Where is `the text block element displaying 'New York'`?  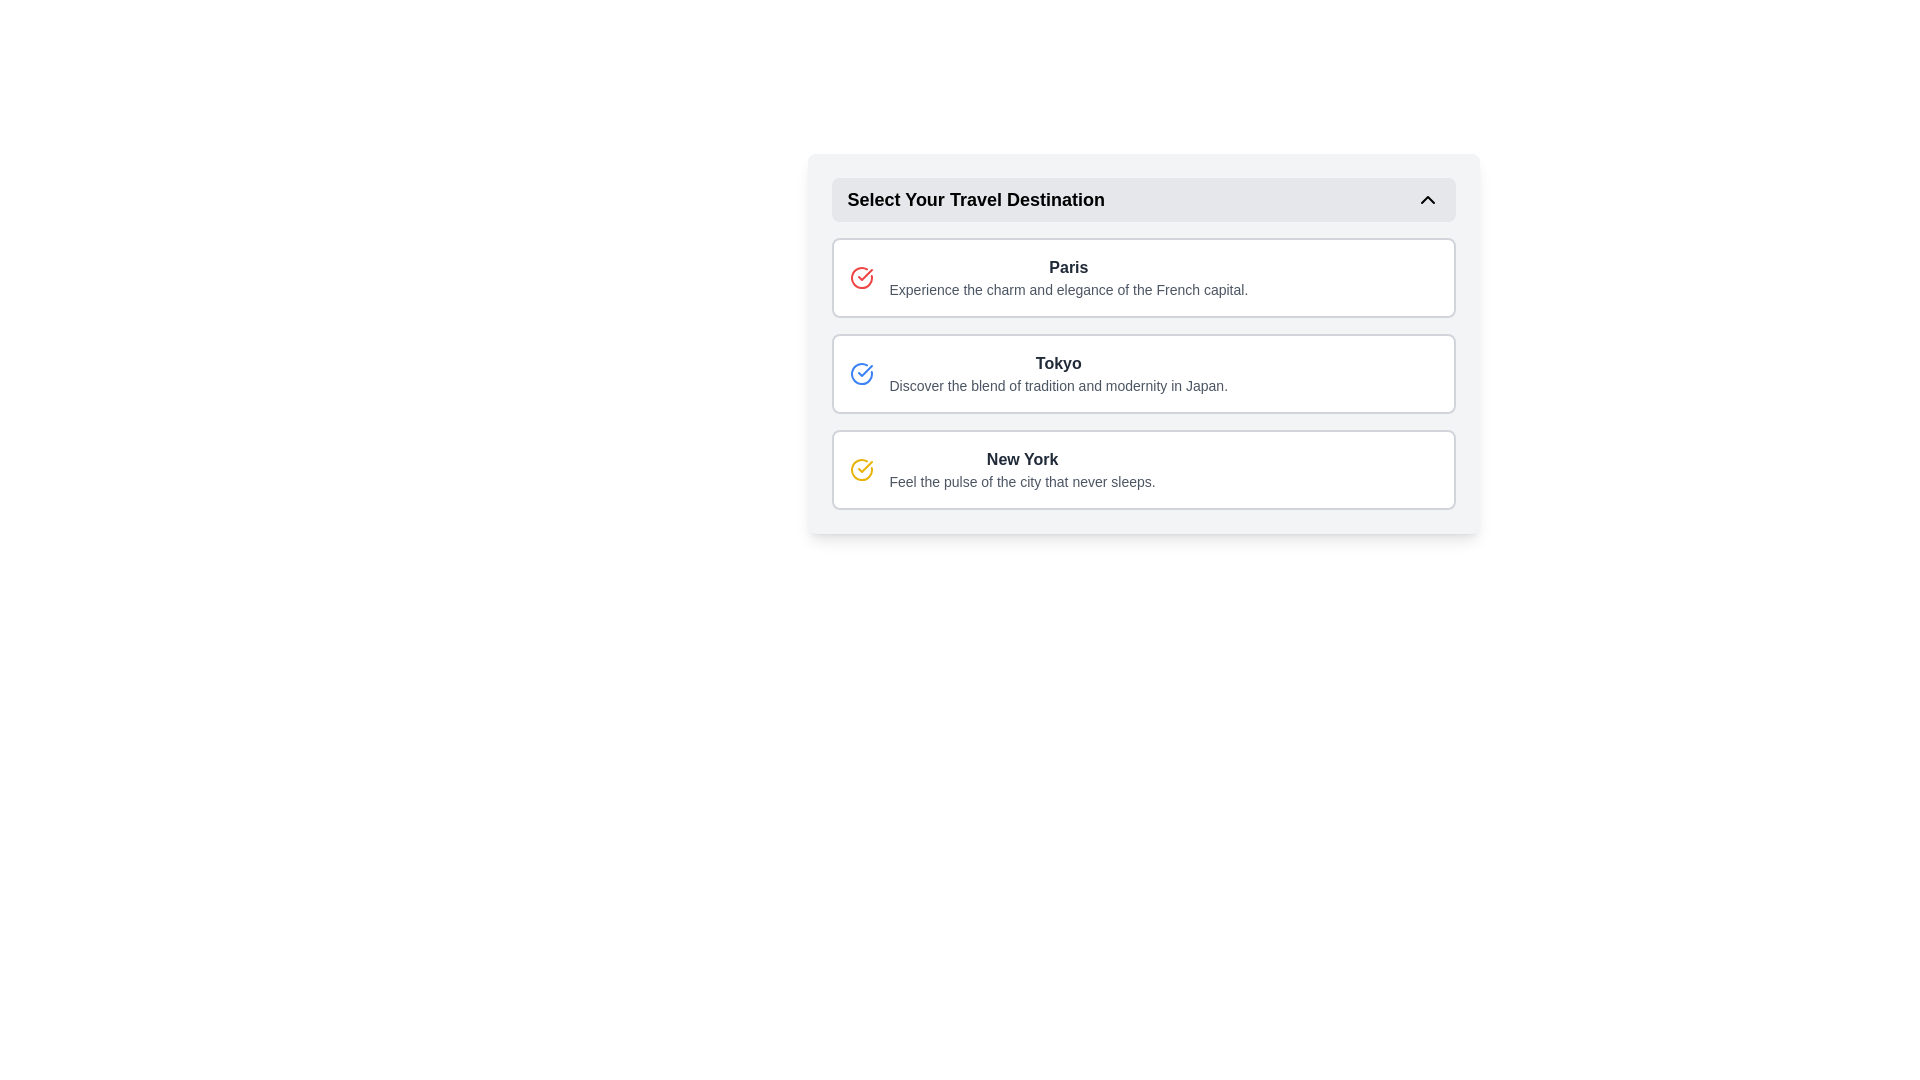 the text block element displaying 'New York' is located at coordinates (1022, 470).